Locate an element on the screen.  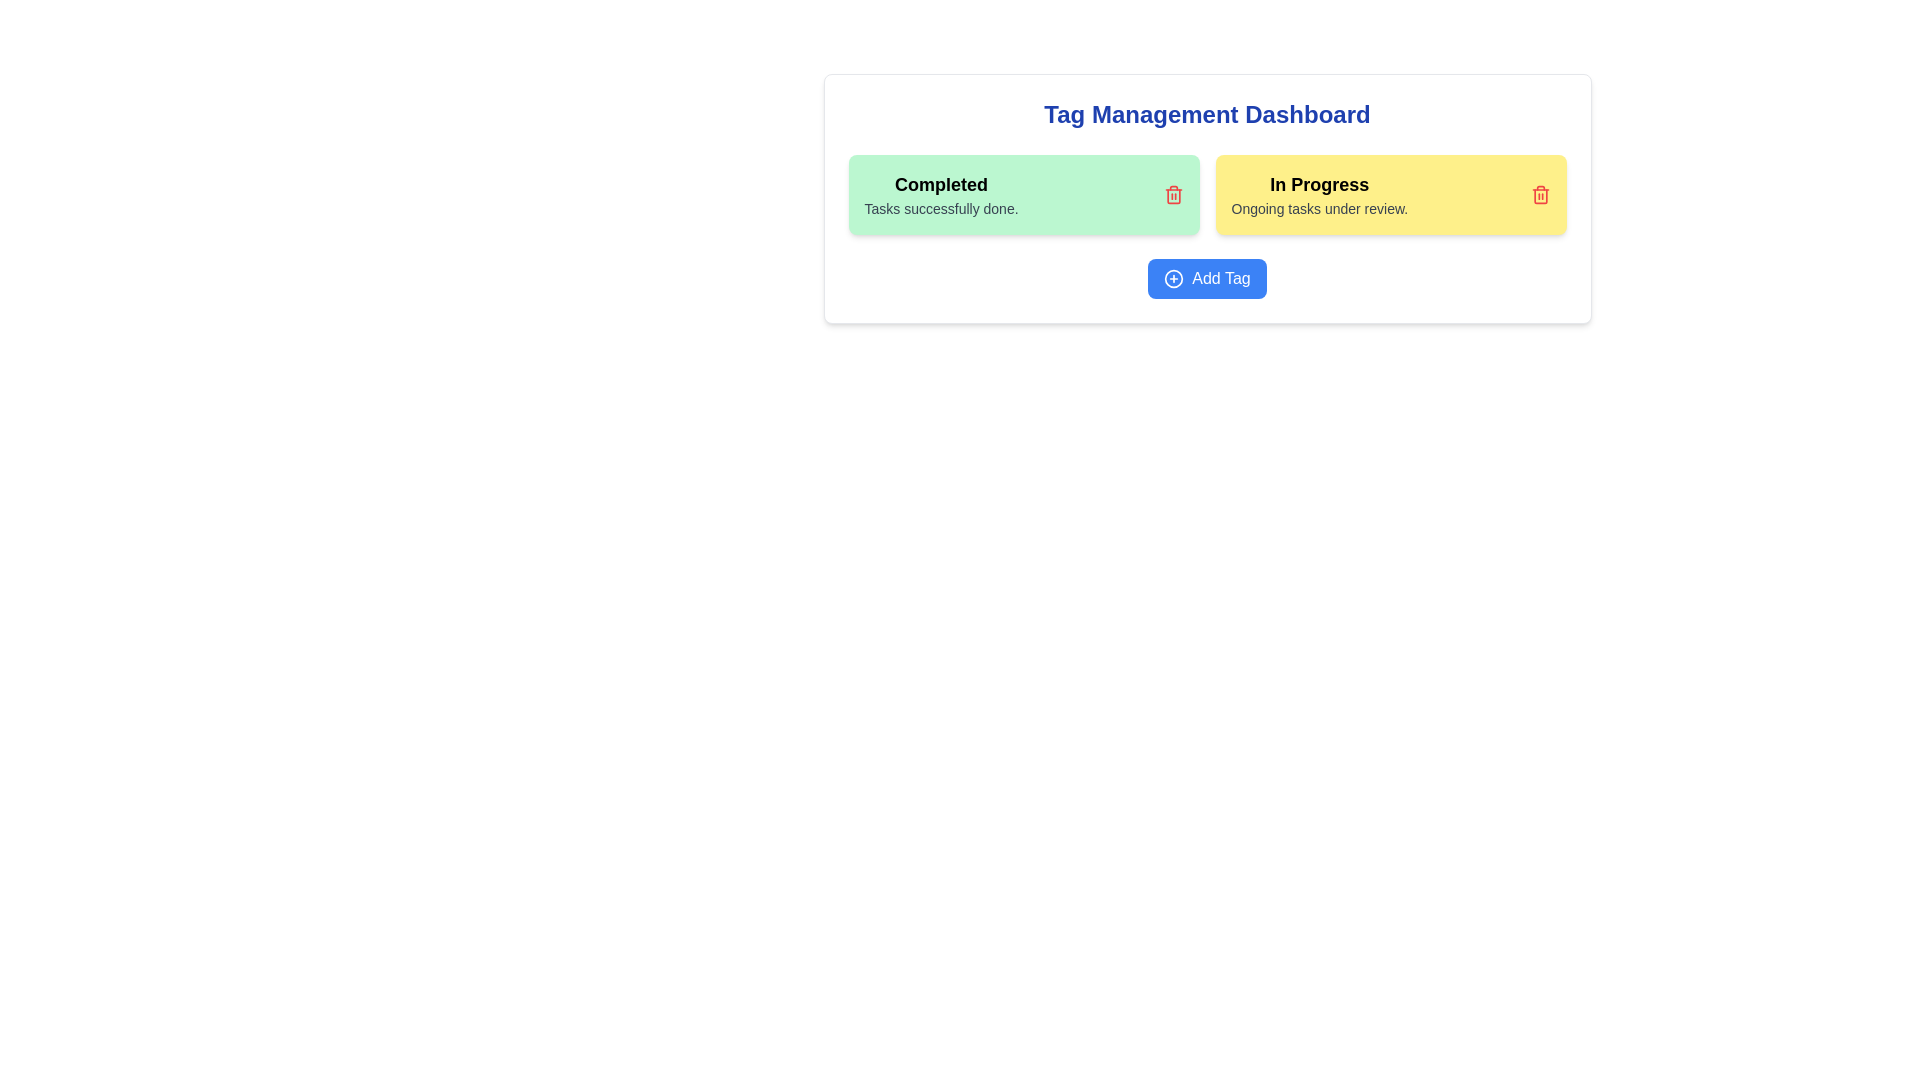
the red trash can icon button located on the right side of the yellow card containing the 'In Progress' text is located at coordinates (1539, 195).